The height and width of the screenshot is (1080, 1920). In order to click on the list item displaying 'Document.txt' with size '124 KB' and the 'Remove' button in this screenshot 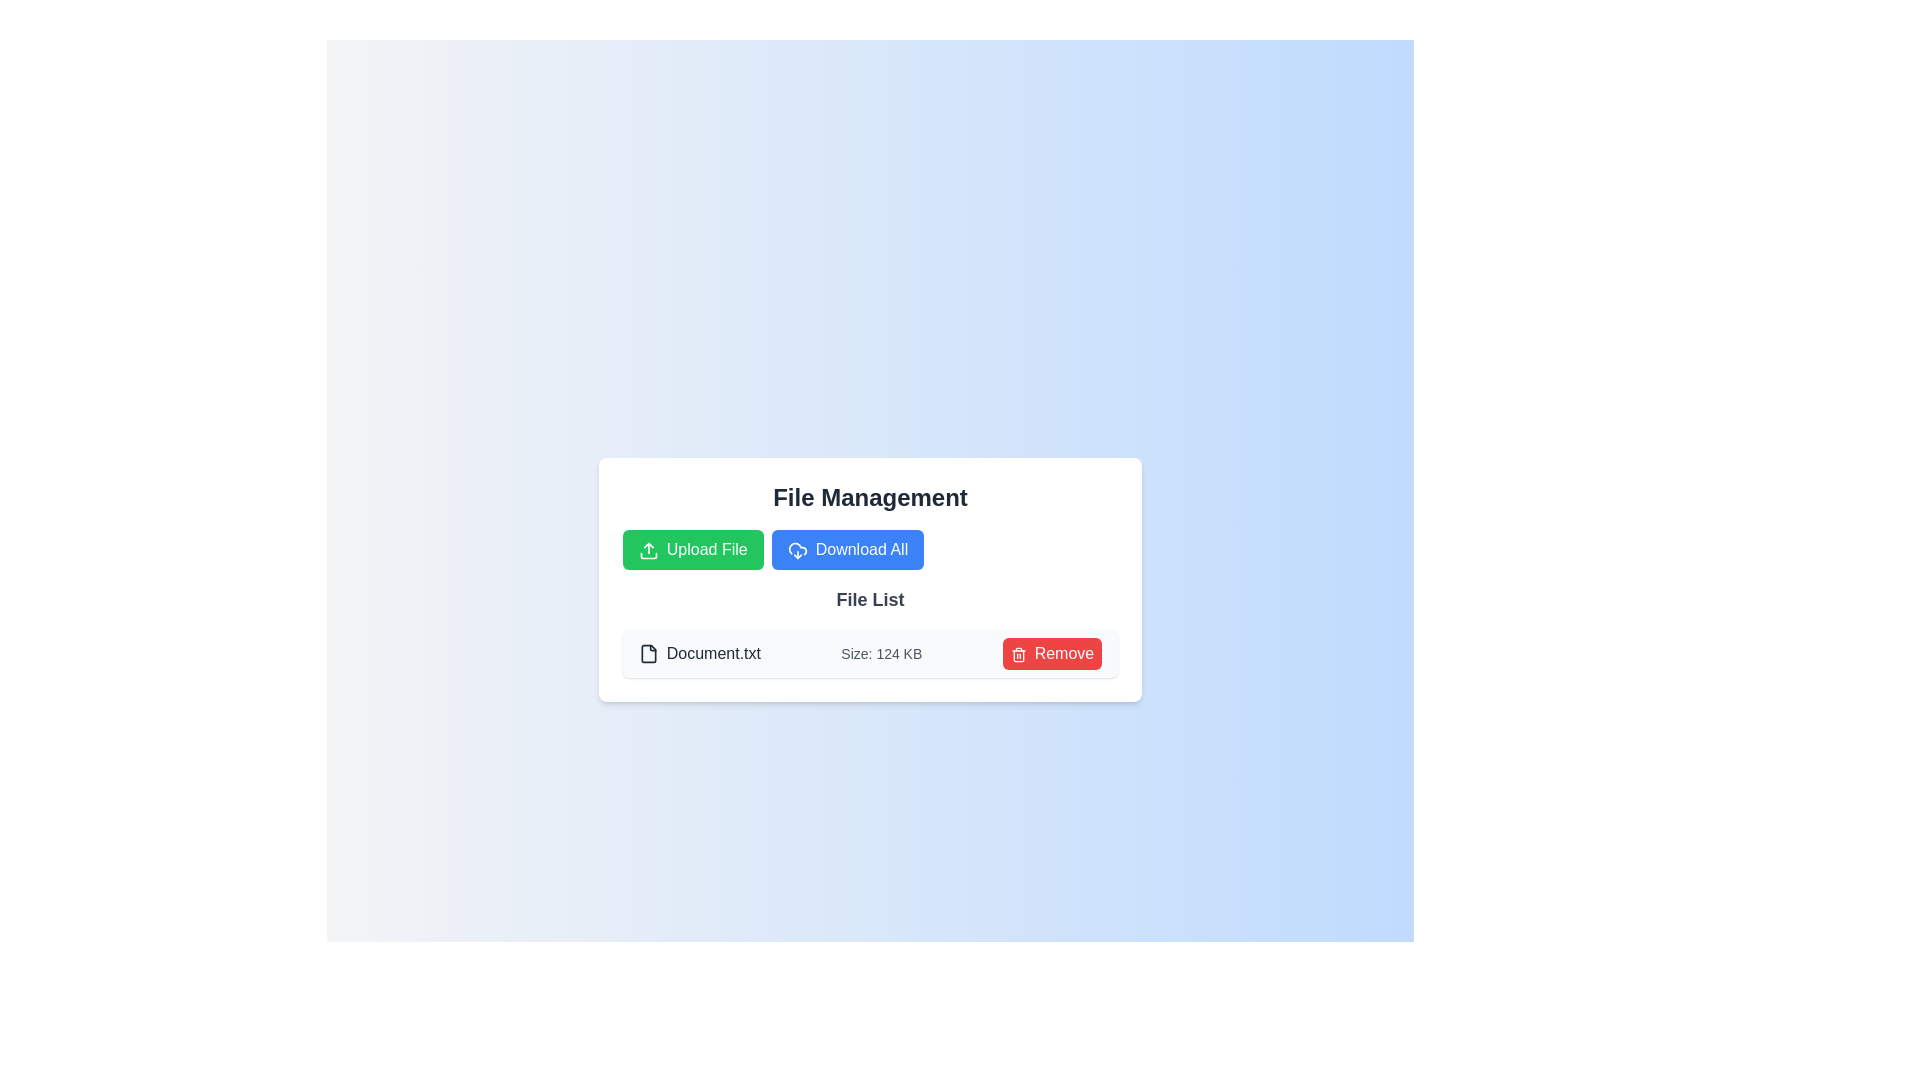, I will do `click(870, 654)`.